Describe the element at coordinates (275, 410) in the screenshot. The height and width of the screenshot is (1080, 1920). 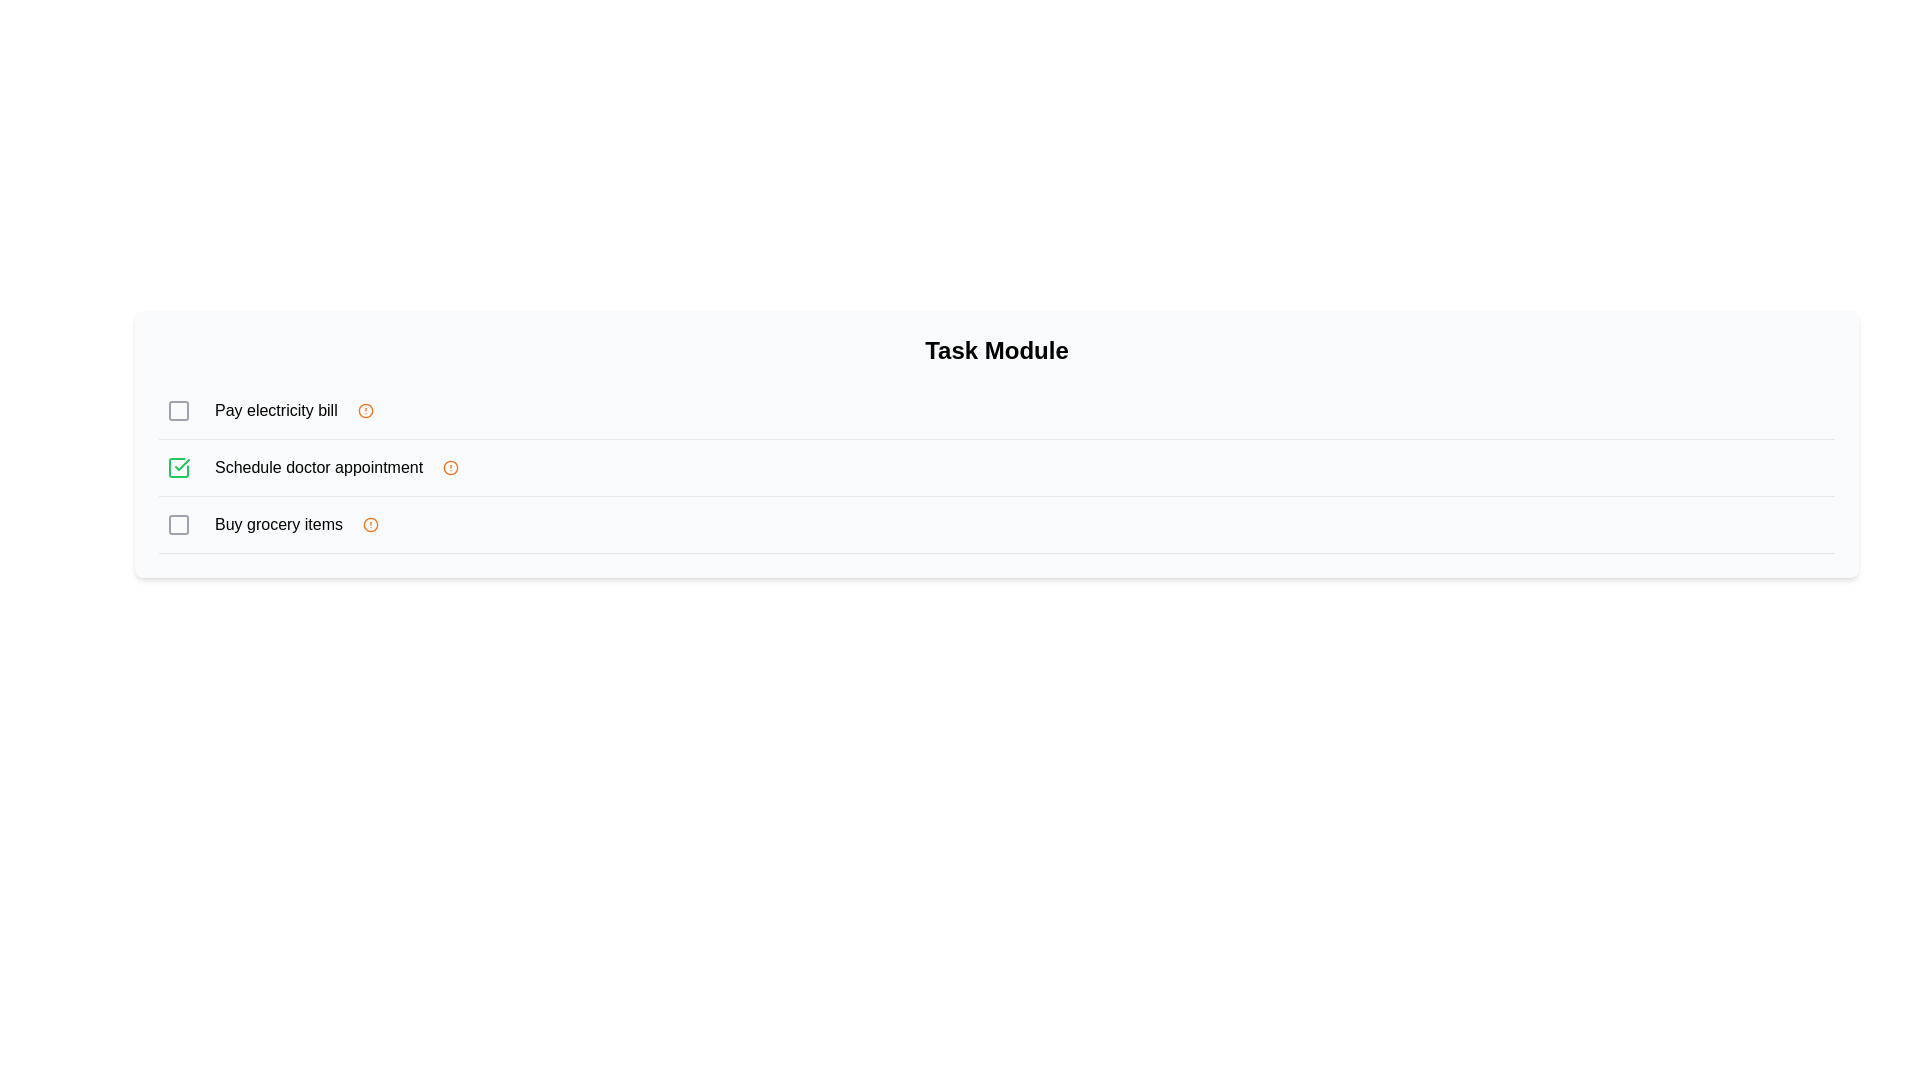
I see `the text label that informs the user to 'Pay electricity bill', which is the first item in a task list, located to the right of a checkbox and to the left of an orange warning icon` at that location.